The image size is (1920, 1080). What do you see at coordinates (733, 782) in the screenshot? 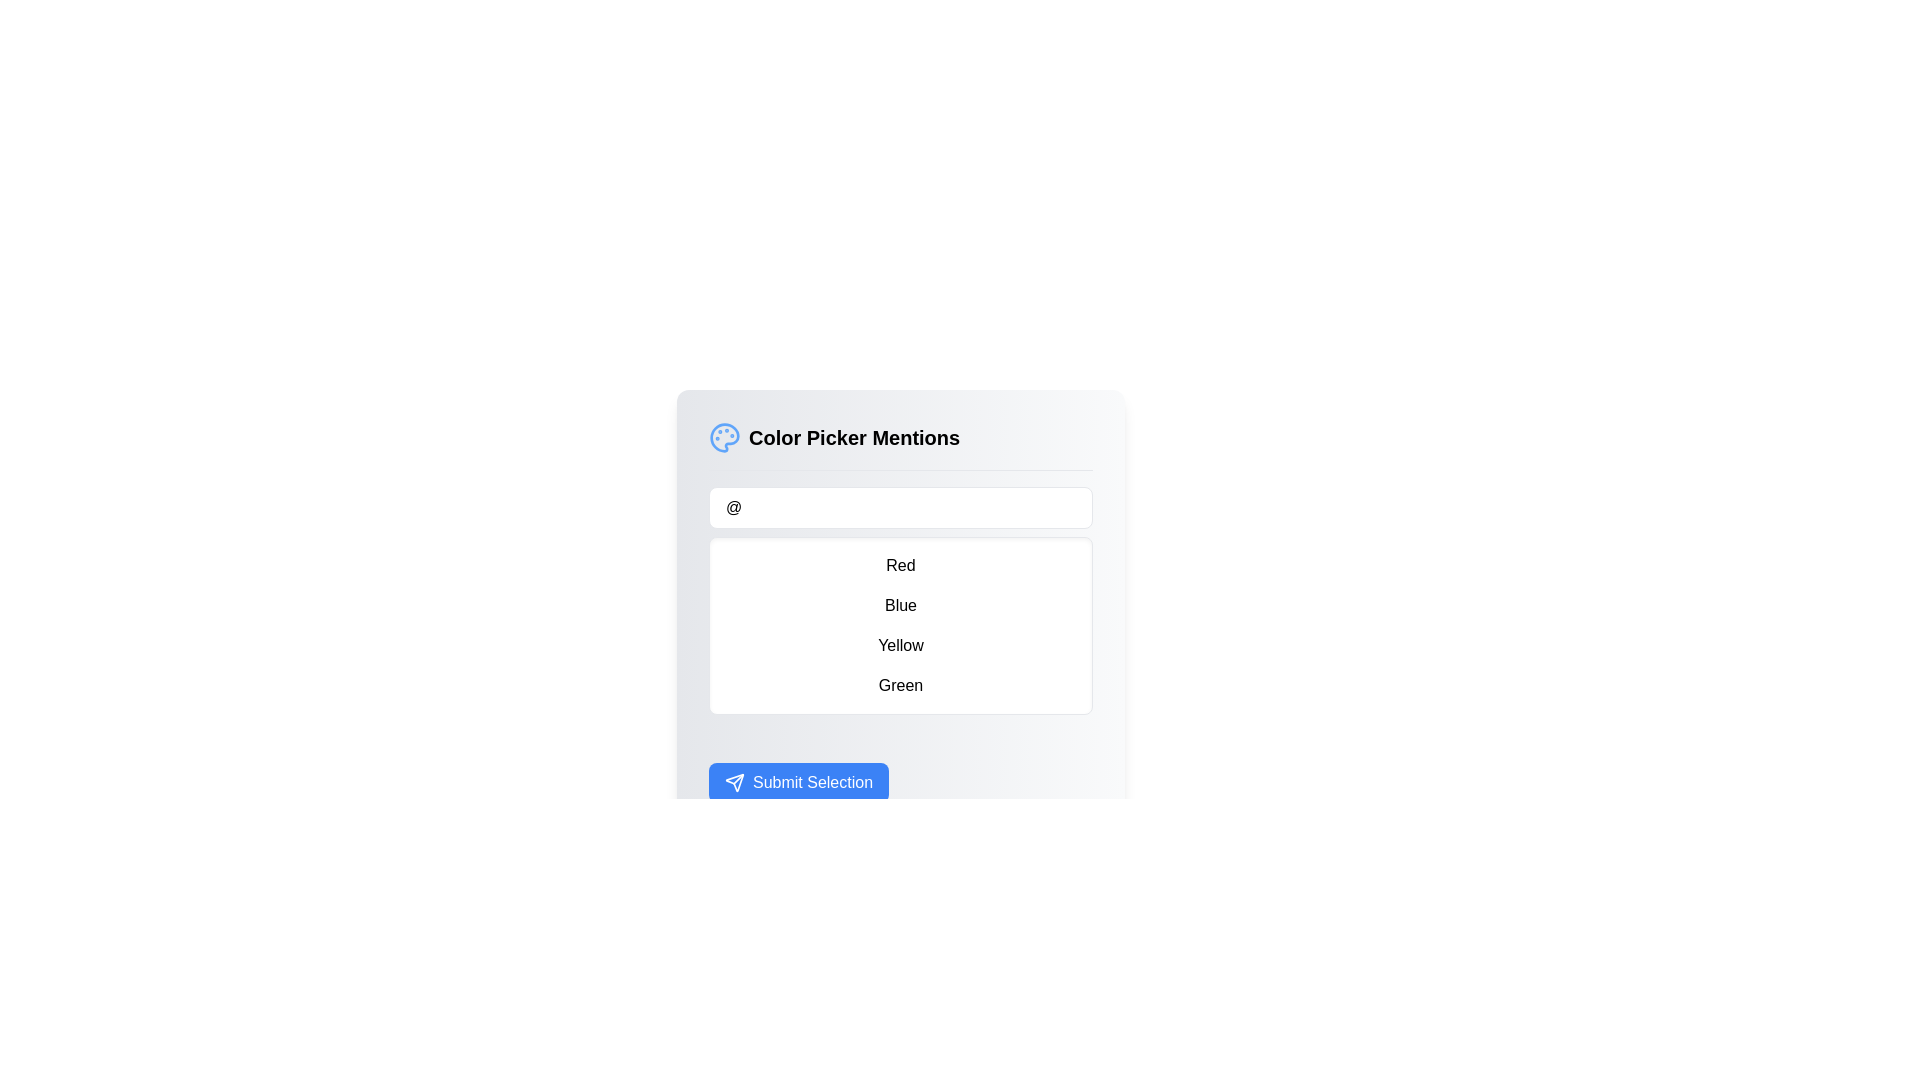
I see `the blue button labeled 'Submit Selection' that contains the send icon resembling a paper airplane` at bounding box center [733, 782].